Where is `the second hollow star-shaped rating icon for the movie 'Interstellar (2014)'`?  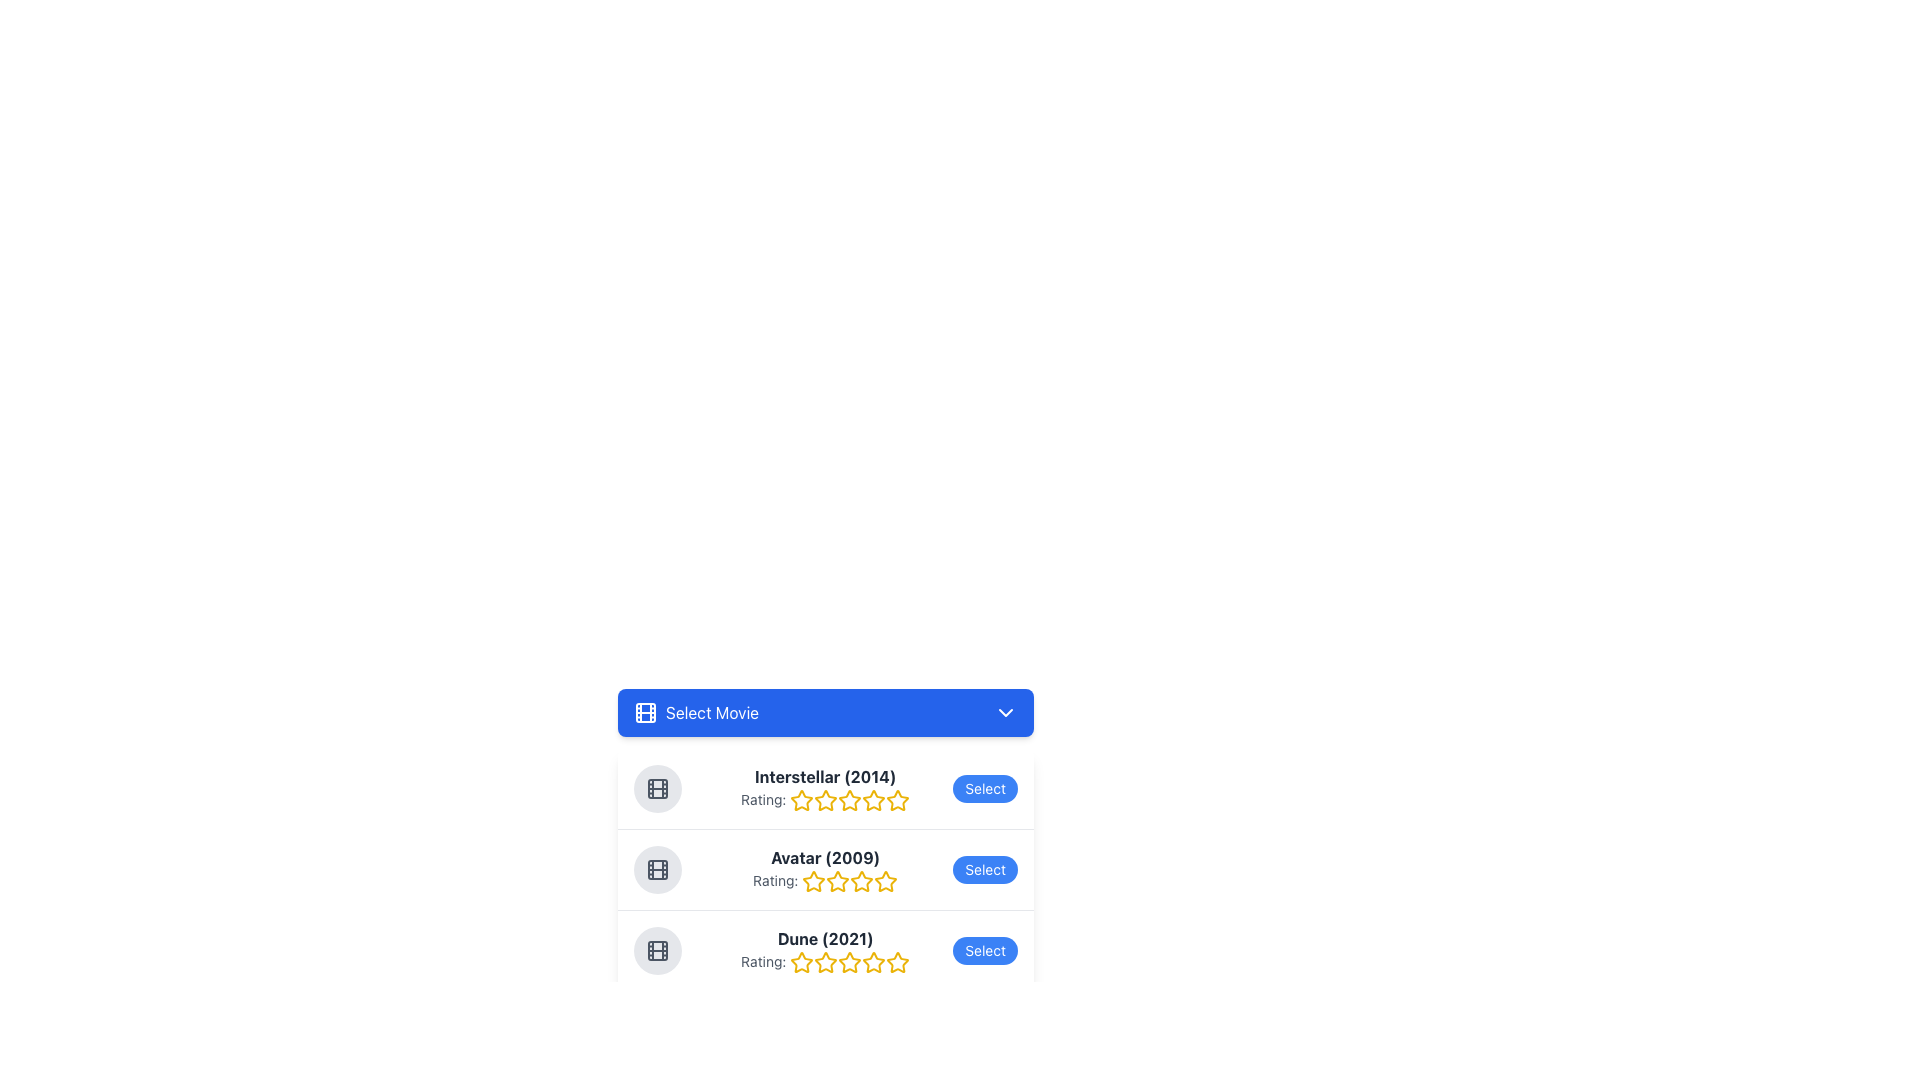
the second hollow star-shaped rating icon for the movie 'Interstellar (2014)' is located at coordinates (850, 799).